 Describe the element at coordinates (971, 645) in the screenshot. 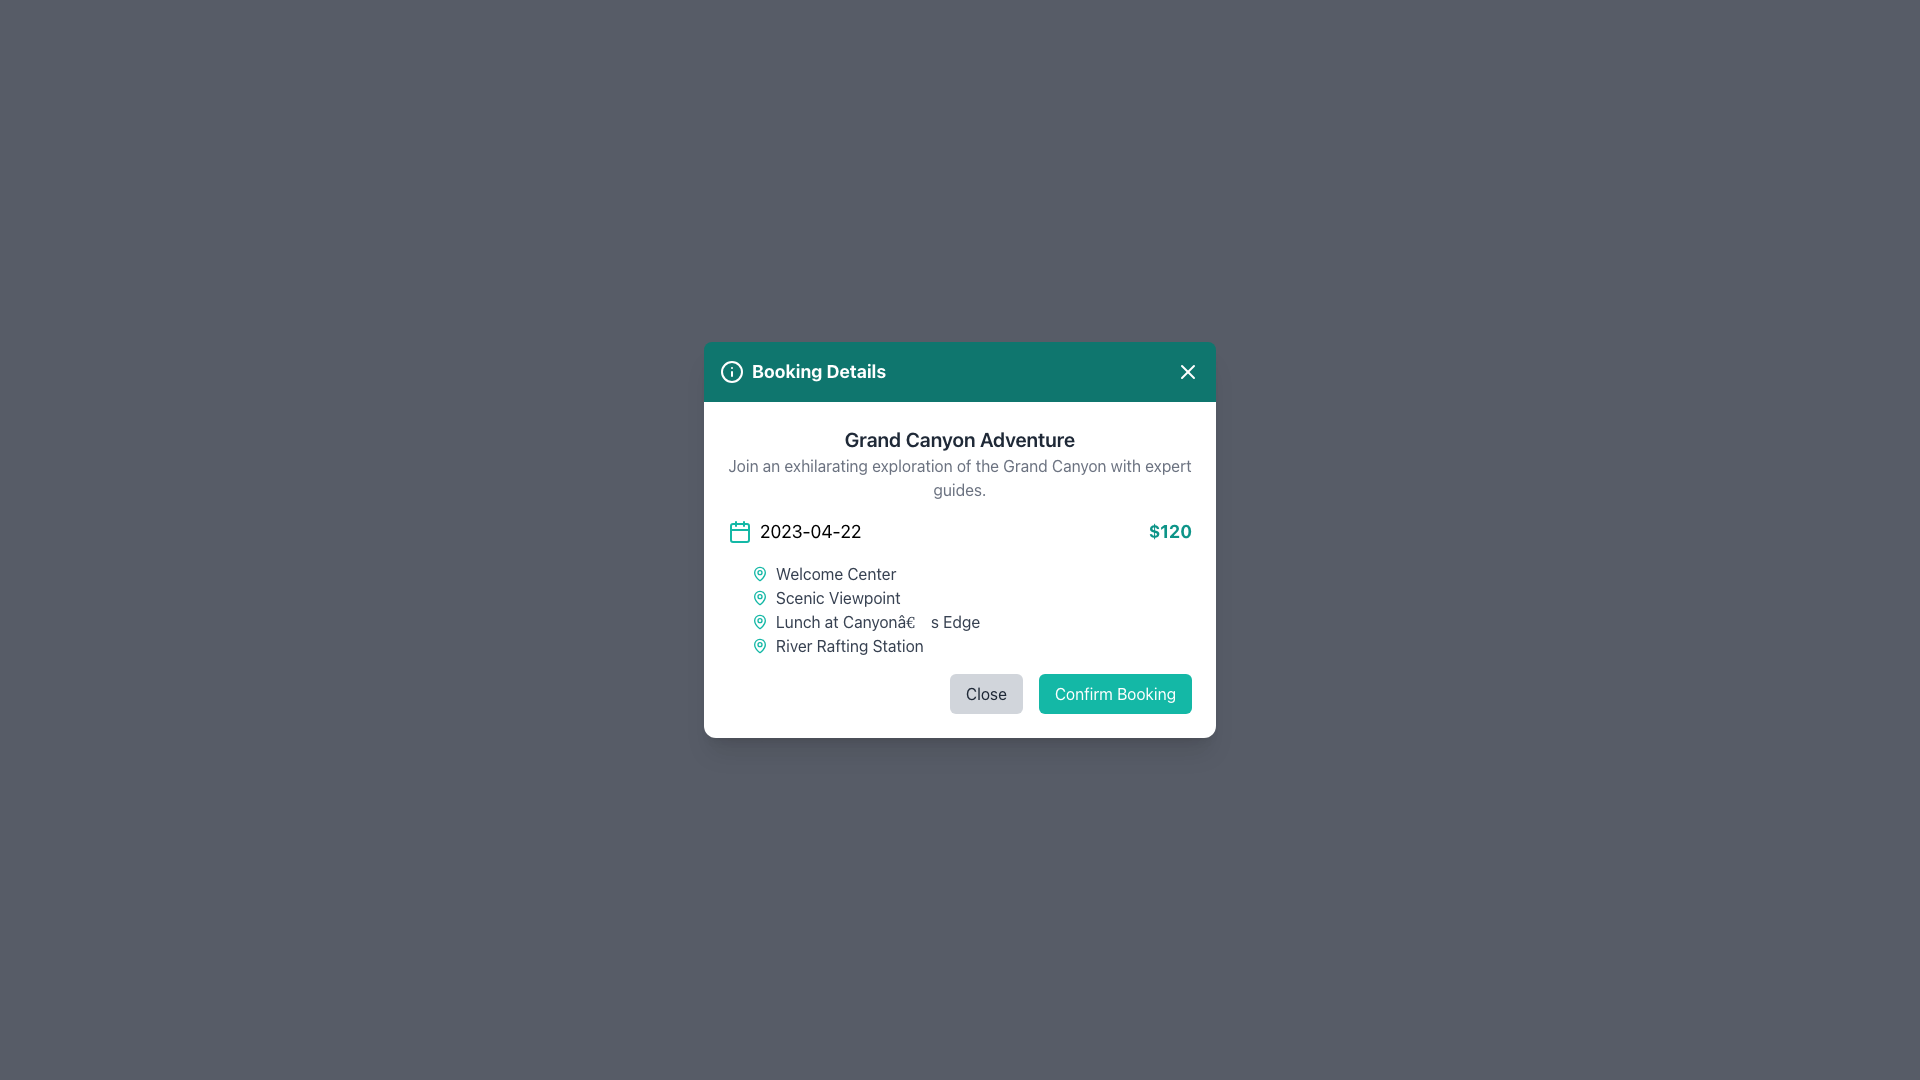

I see `the teal pin icon of the List item displaying 'River Rafting Station'` at that location.